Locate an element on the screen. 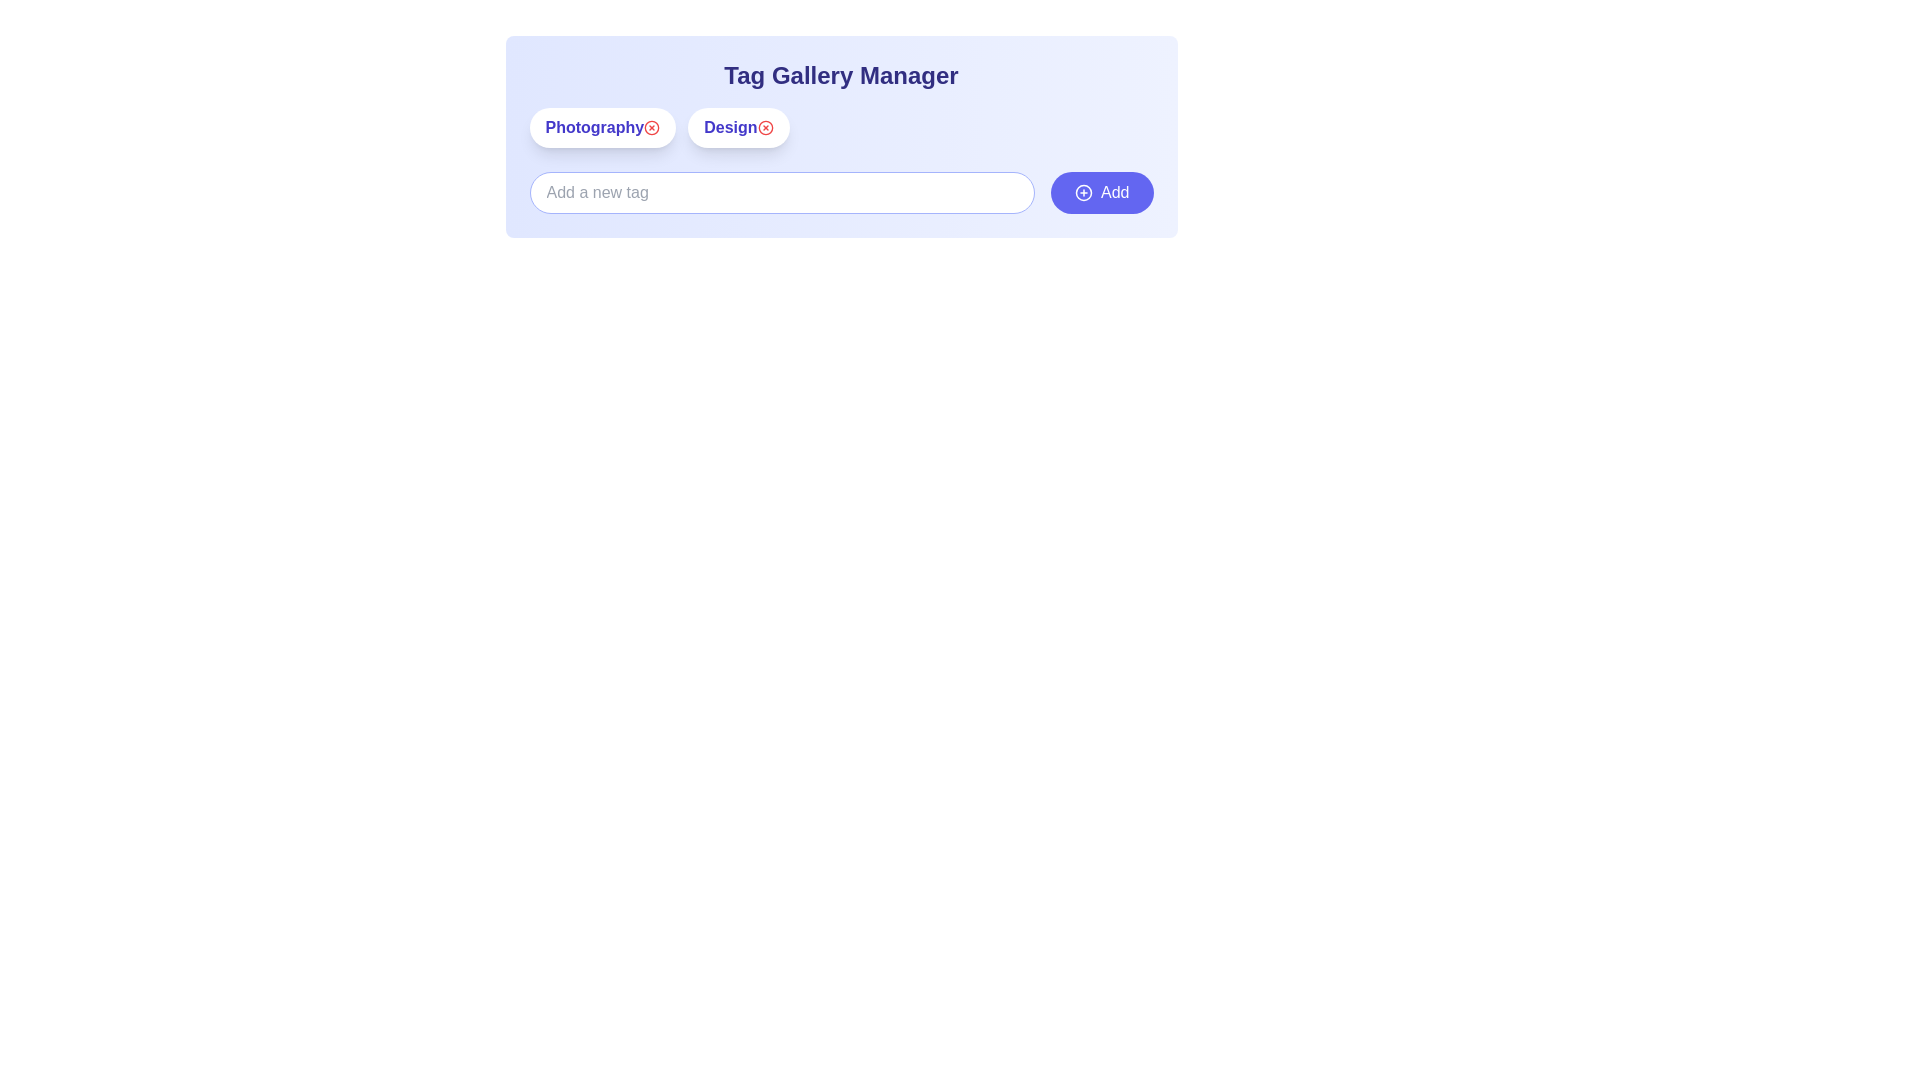 The image size is (1920, 1080). the circular decorative component of the 'Add' button located in the rightmost section of the UI, which enhances the button's functionality for adding new tags is located at coordinates (1083, 192).